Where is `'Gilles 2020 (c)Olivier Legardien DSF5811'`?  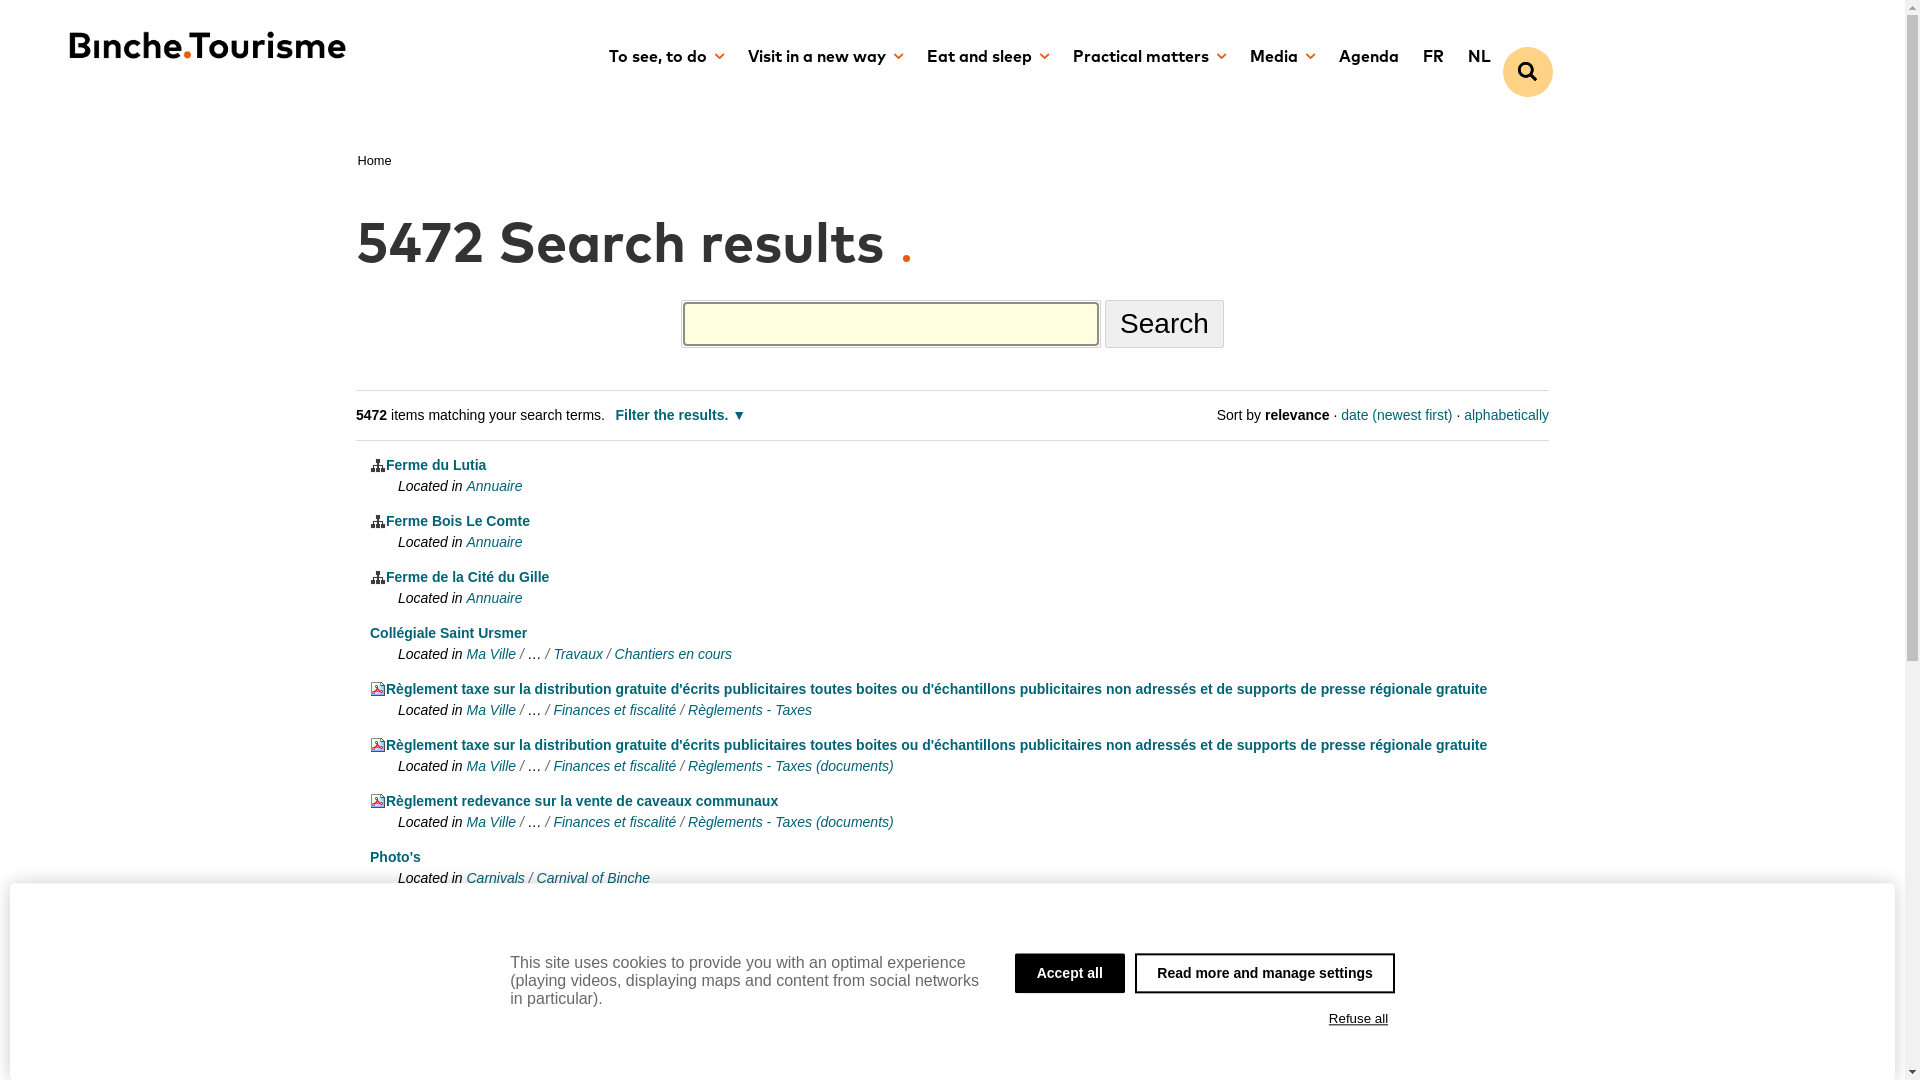
'Gilles 2020 (c)Olivier Legardien DSF5811' is located at coordinates (513, 967).